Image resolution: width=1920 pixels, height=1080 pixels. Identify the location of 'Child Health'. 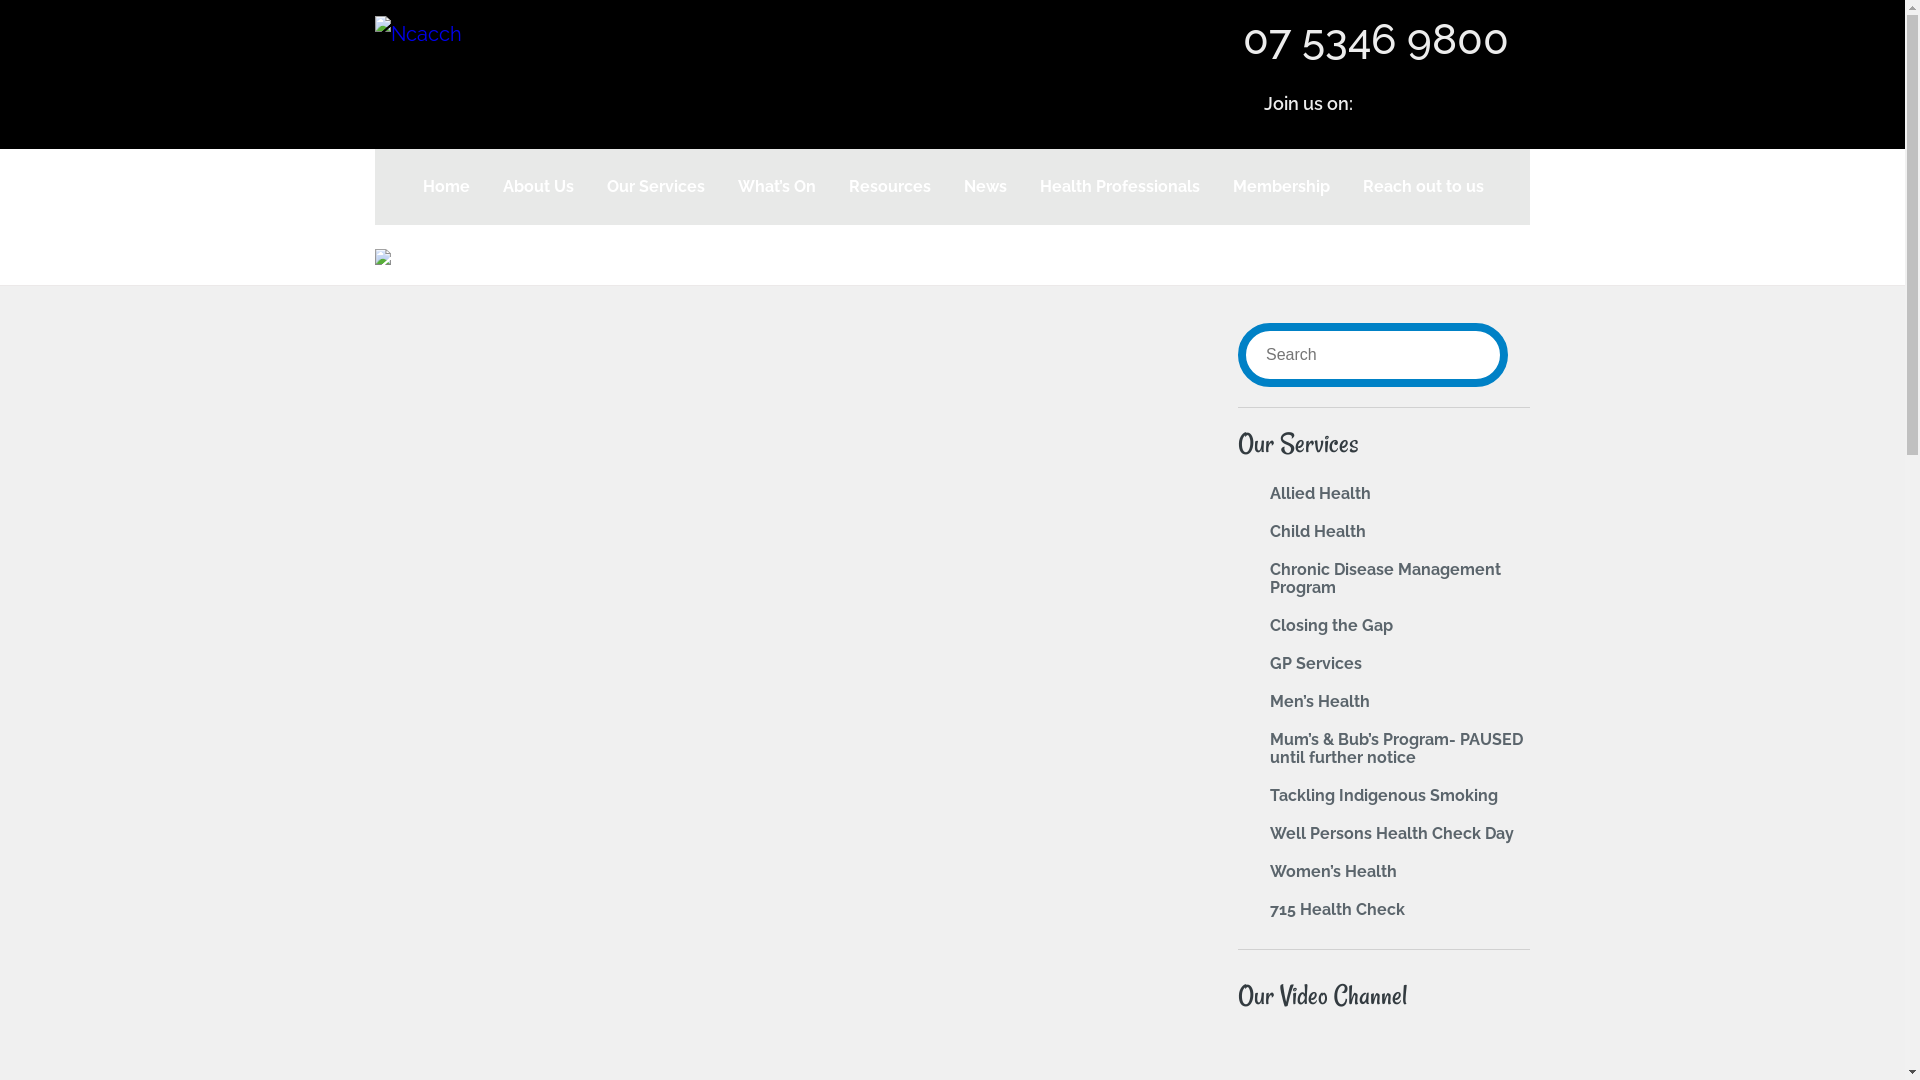
(1318, 530).